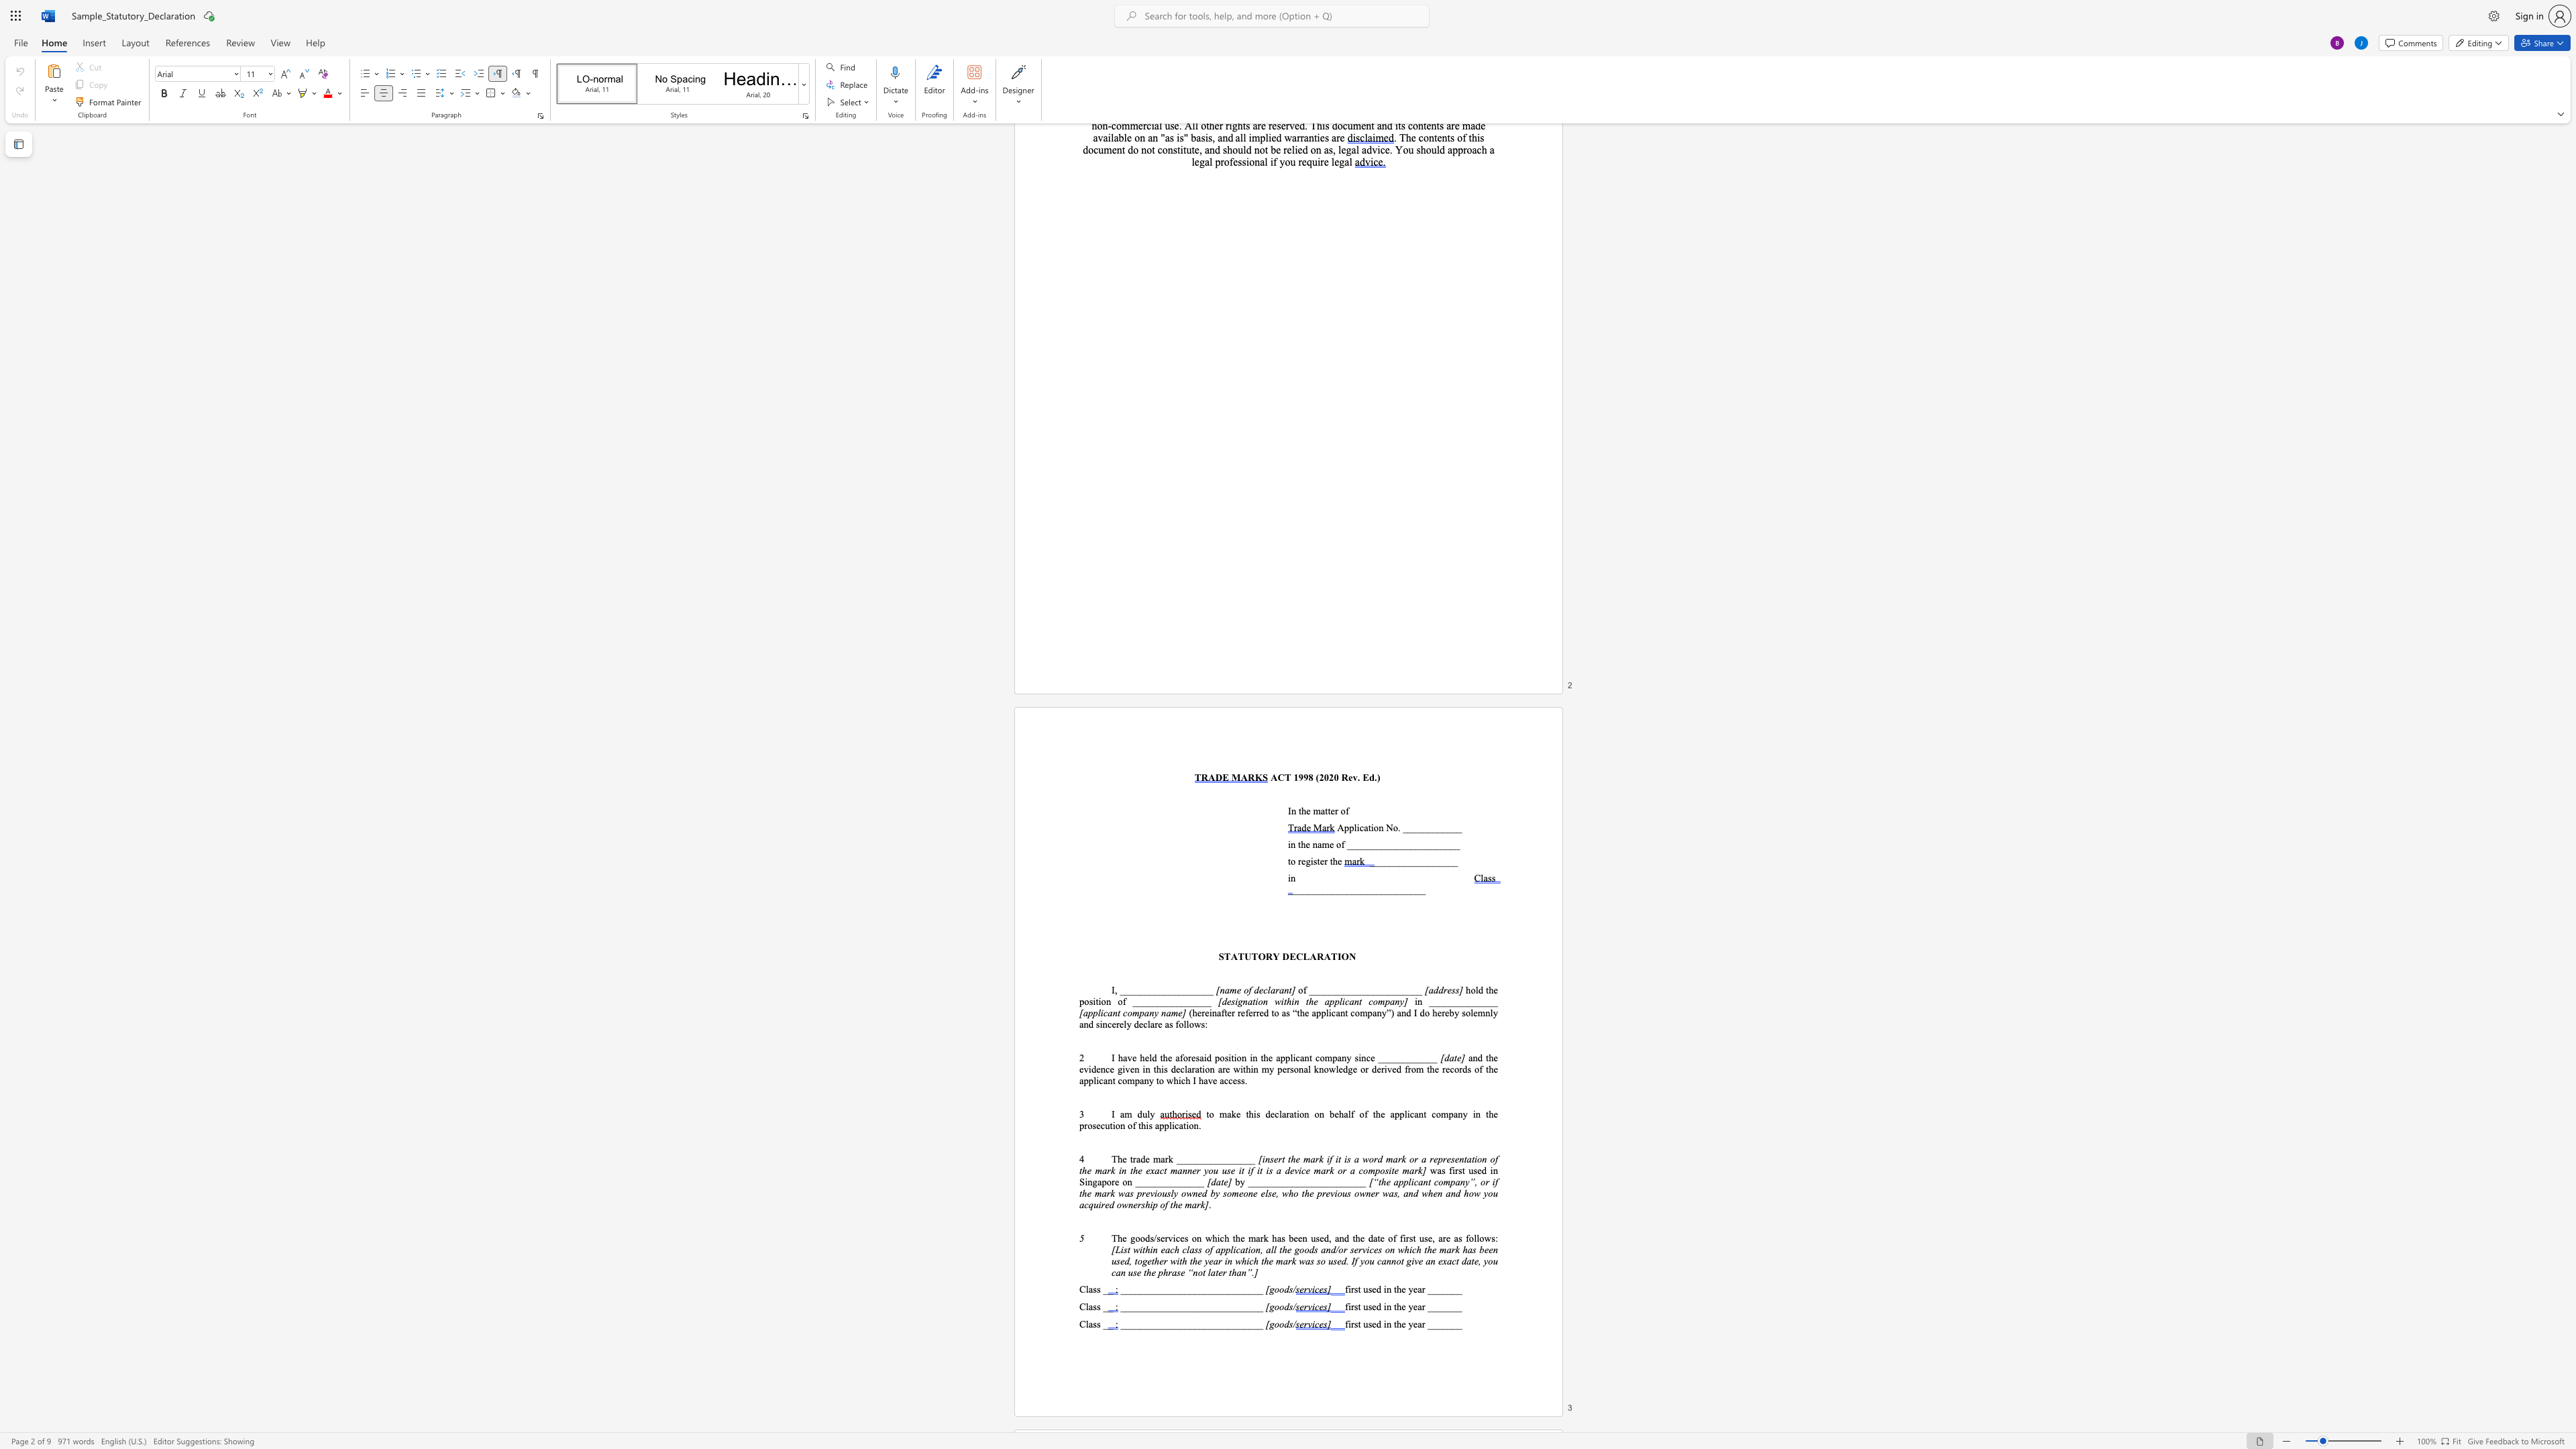  I want to click on the subset text "rant]" within the text "[name of declarant]", so click(1275, 989).